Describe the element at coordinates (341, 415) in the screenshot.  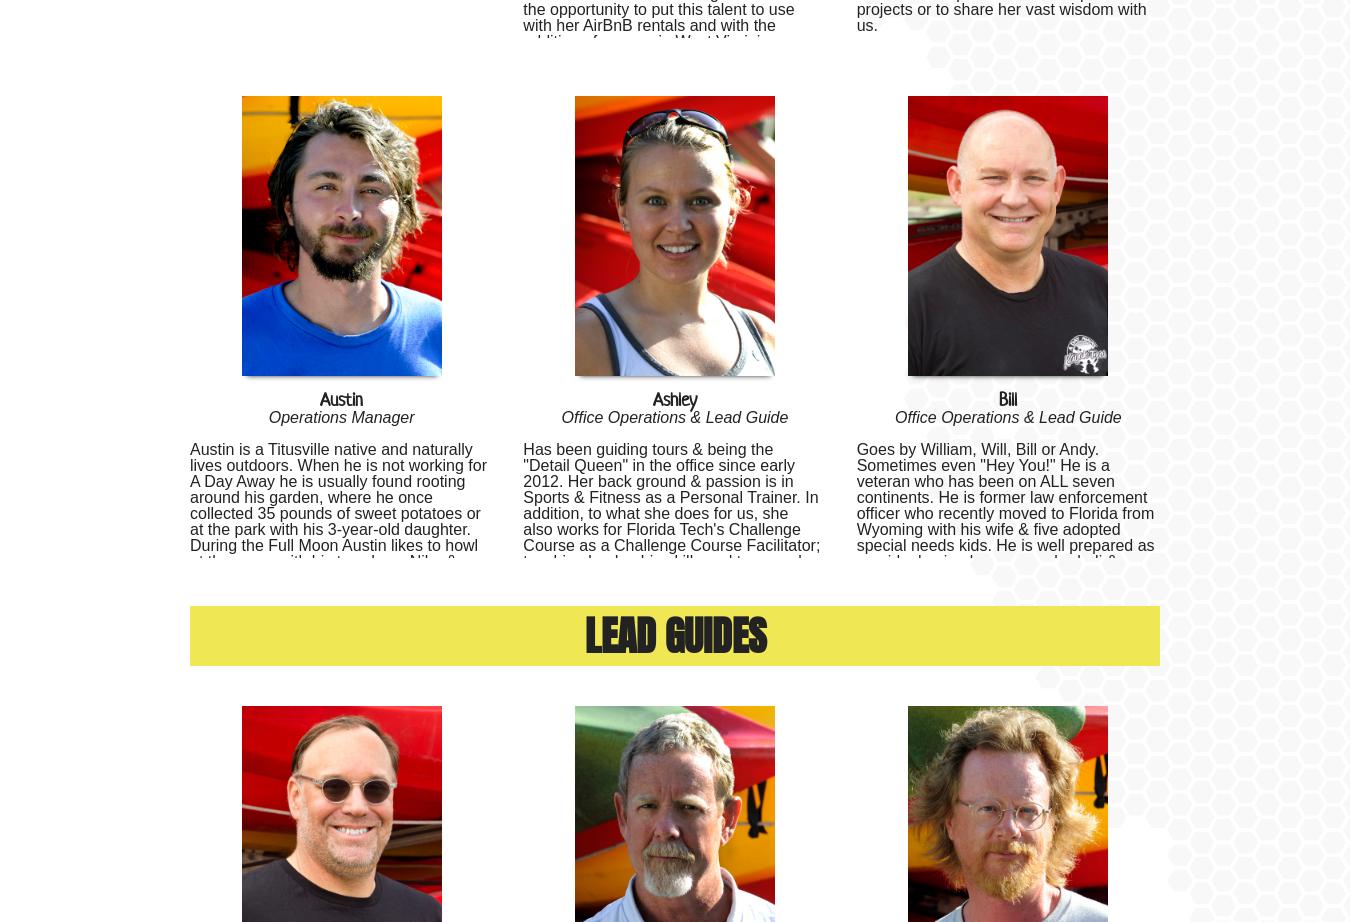
I see `'Operations Manager'` at that location.